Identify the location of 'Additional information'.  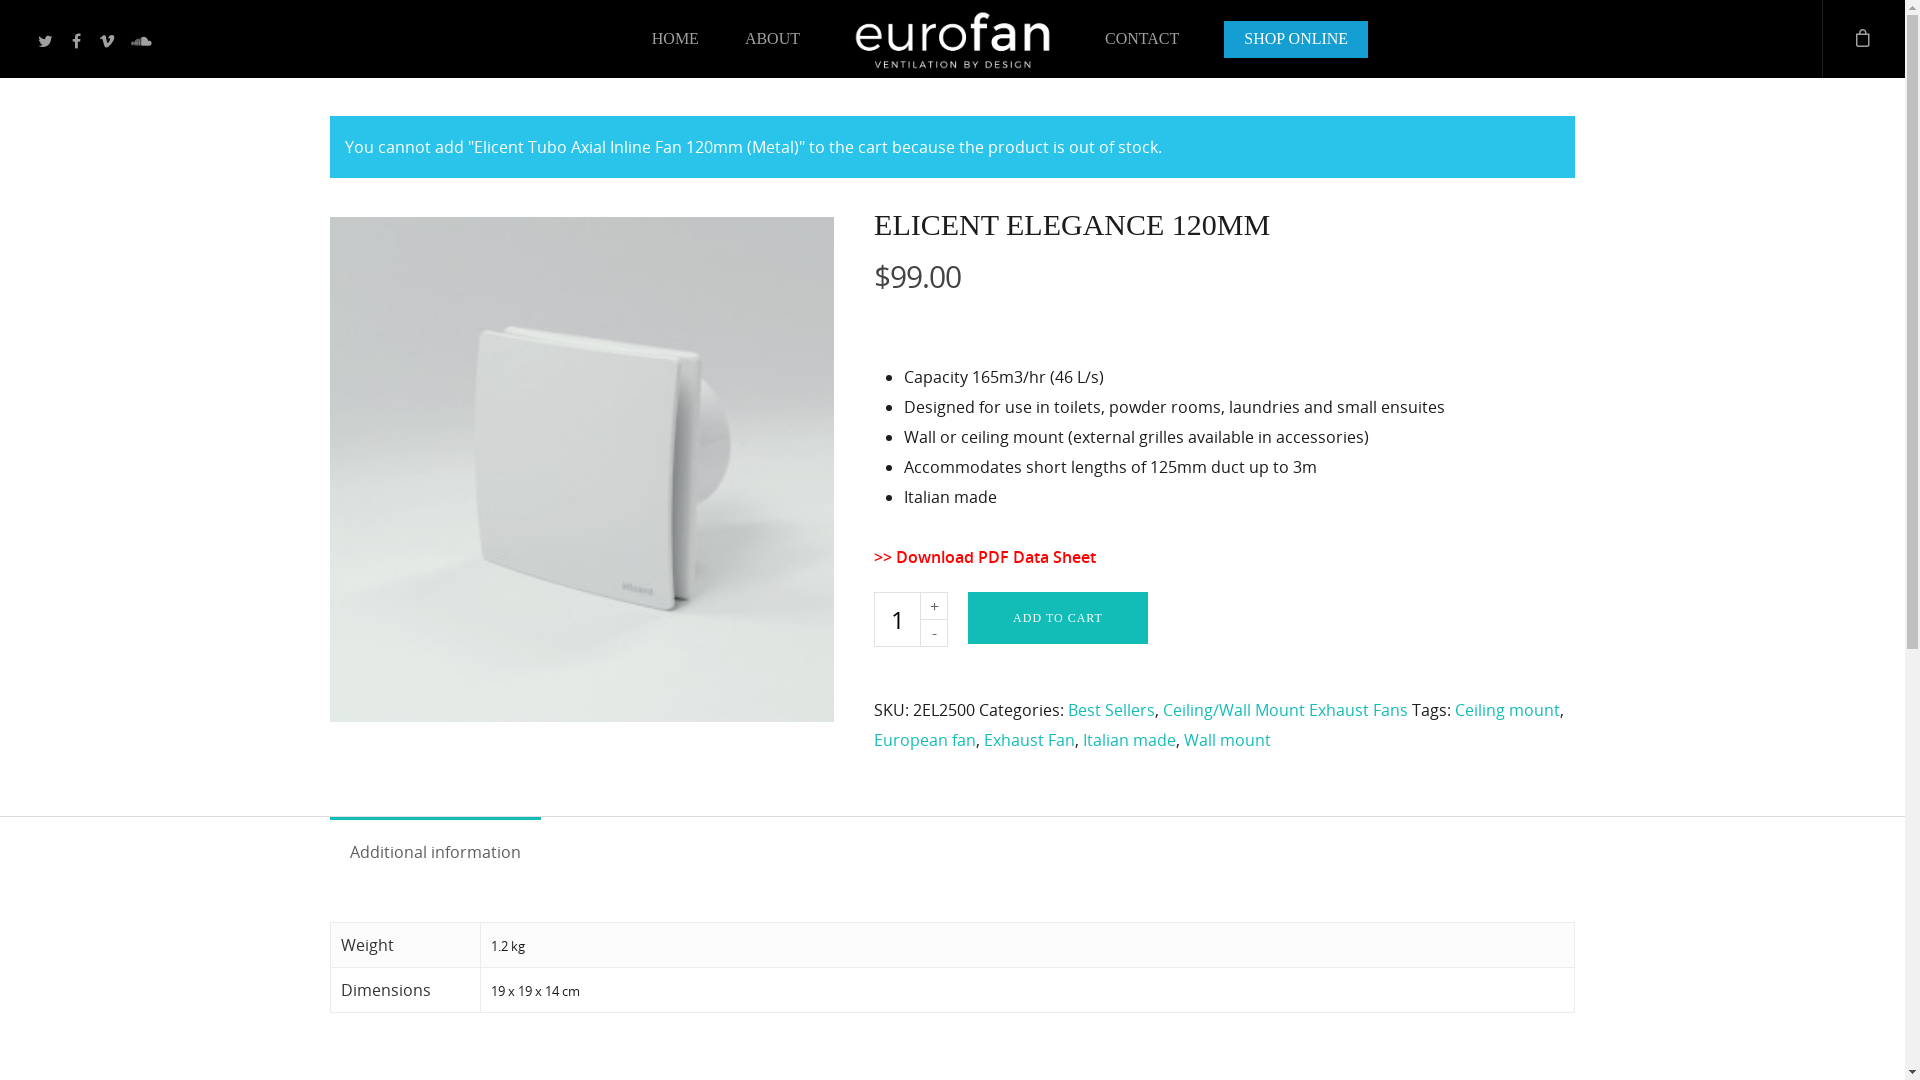
(434, 852).